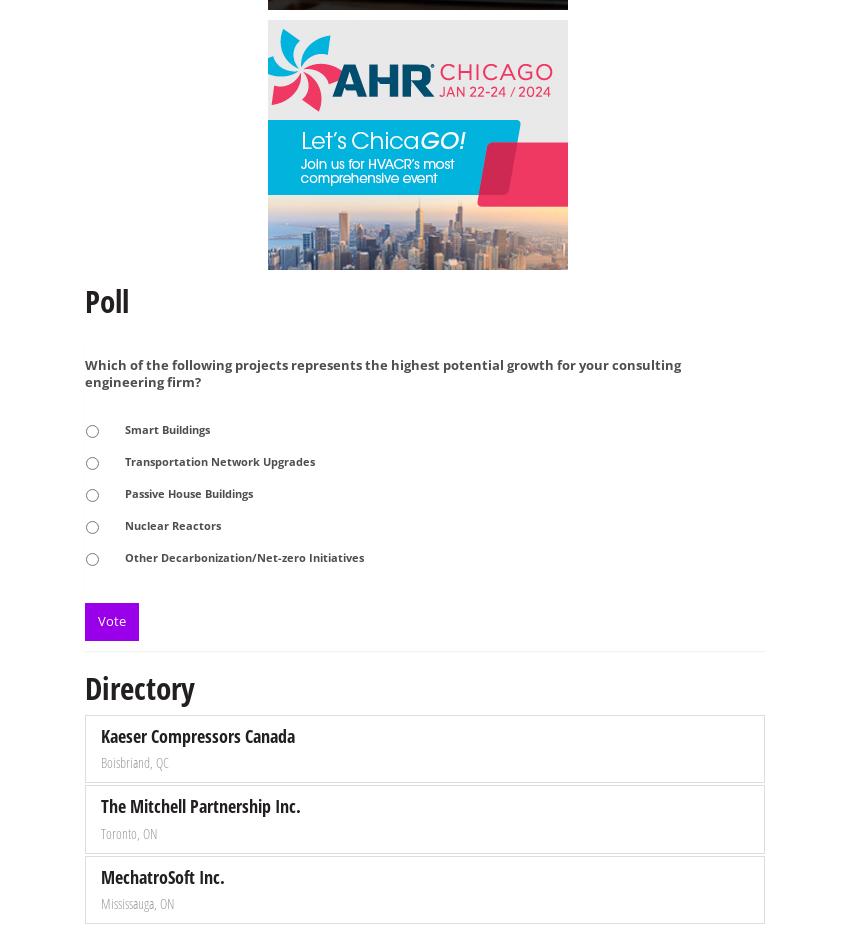 This screenshot has width=865, height=948. What do you see at coordinates (101, 736) in the screenshot?
I see `'Kaeser Compressors Canada'` at bounding box center [101, 736].